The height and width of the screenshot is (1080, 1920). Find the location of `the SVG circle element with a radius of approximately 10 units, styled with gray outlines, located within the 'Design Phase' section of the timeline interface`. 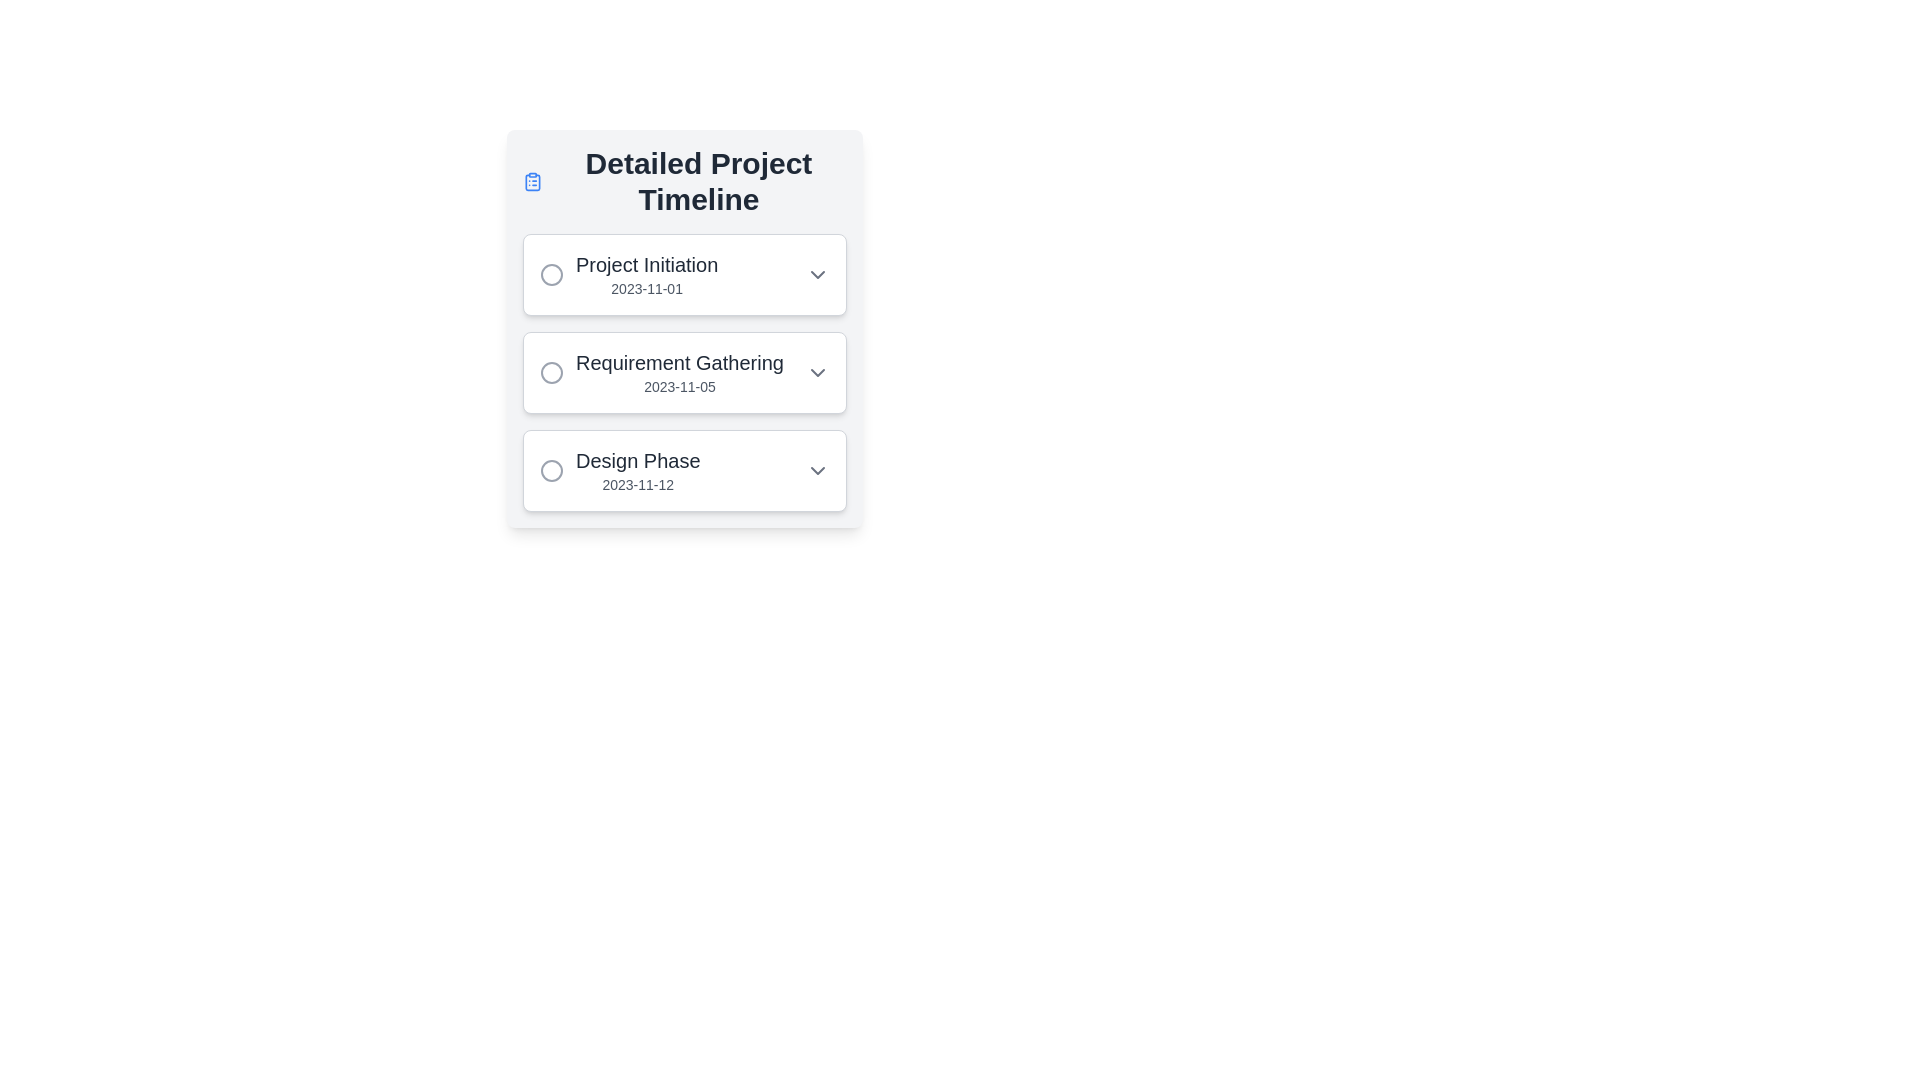

the SVG circle element with a radius of approximately 10 units, styled with gray outlines, located within the 'Design Phase' section of the timeline interface is located at coordinates (552, 470).